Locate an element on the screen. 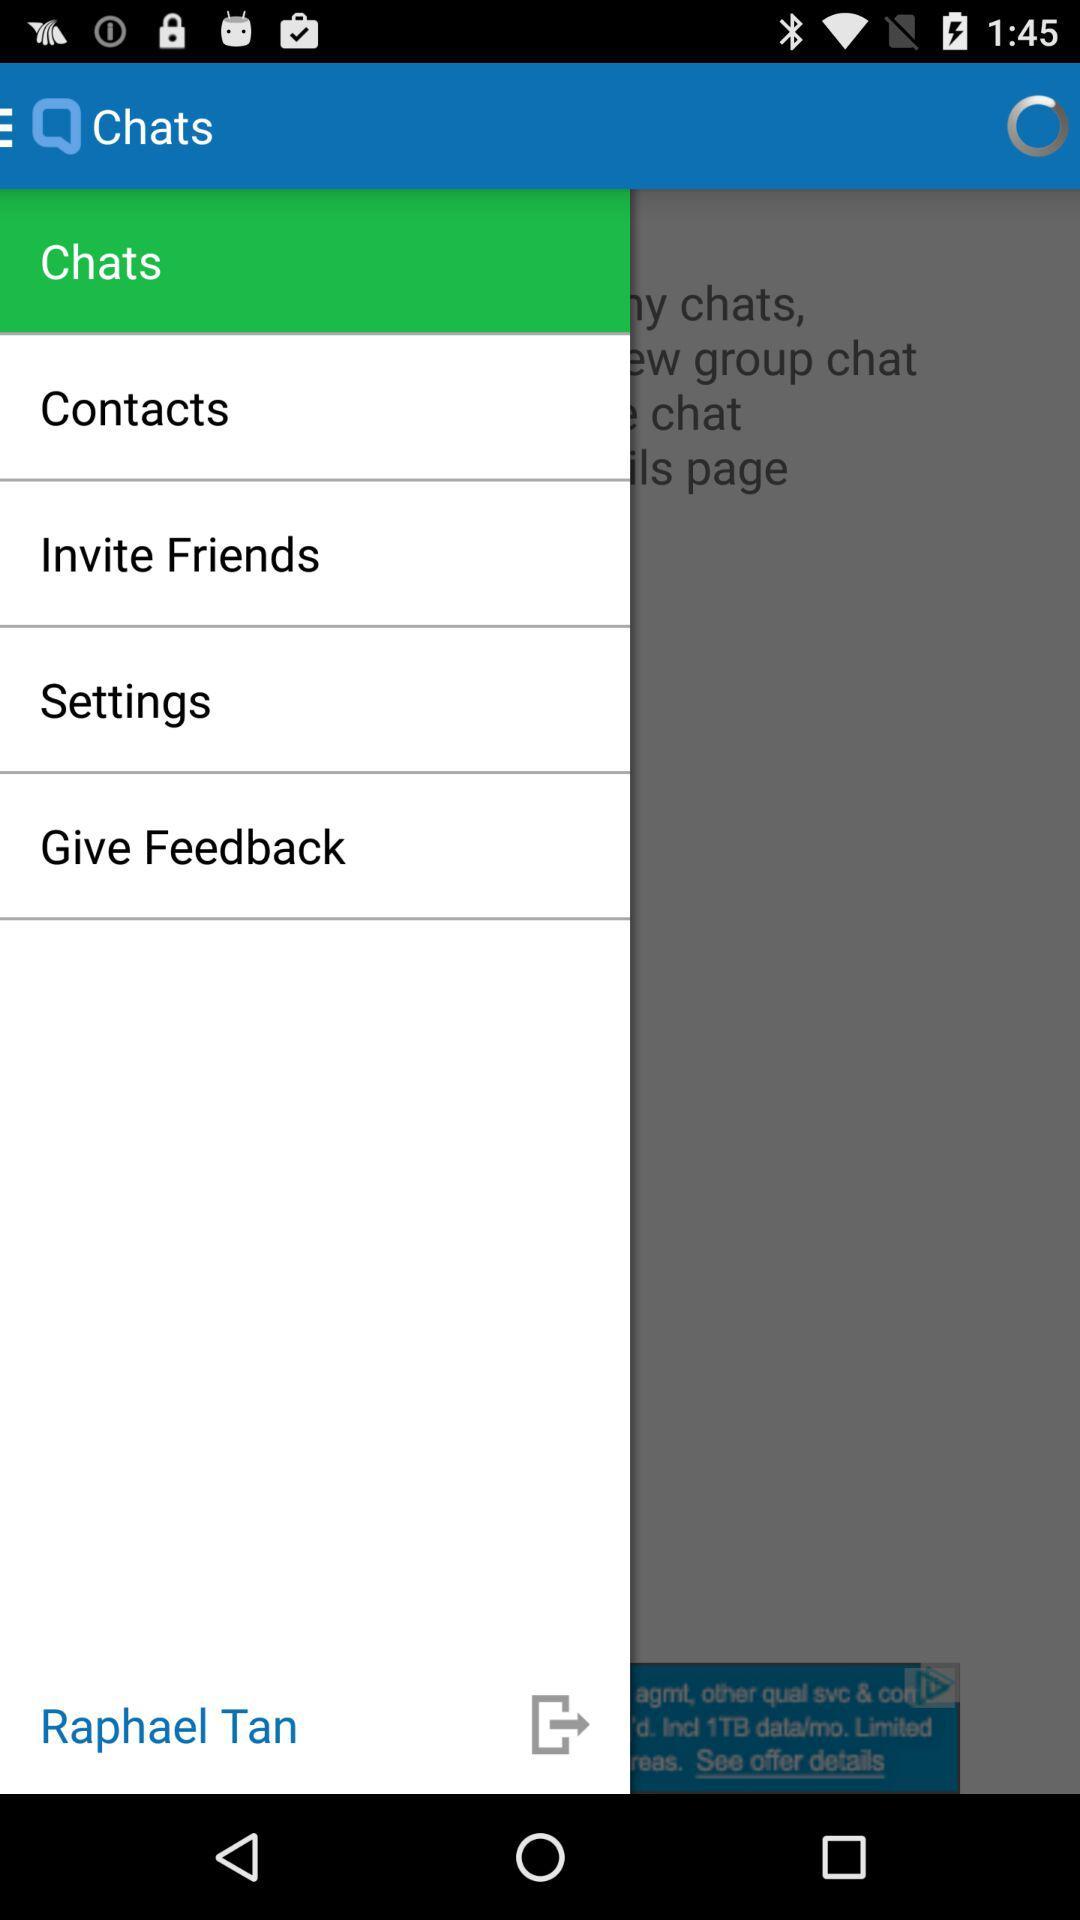 This screenshot has height=1920, width=1080. navigation menu is located at coordinates (540, 924).